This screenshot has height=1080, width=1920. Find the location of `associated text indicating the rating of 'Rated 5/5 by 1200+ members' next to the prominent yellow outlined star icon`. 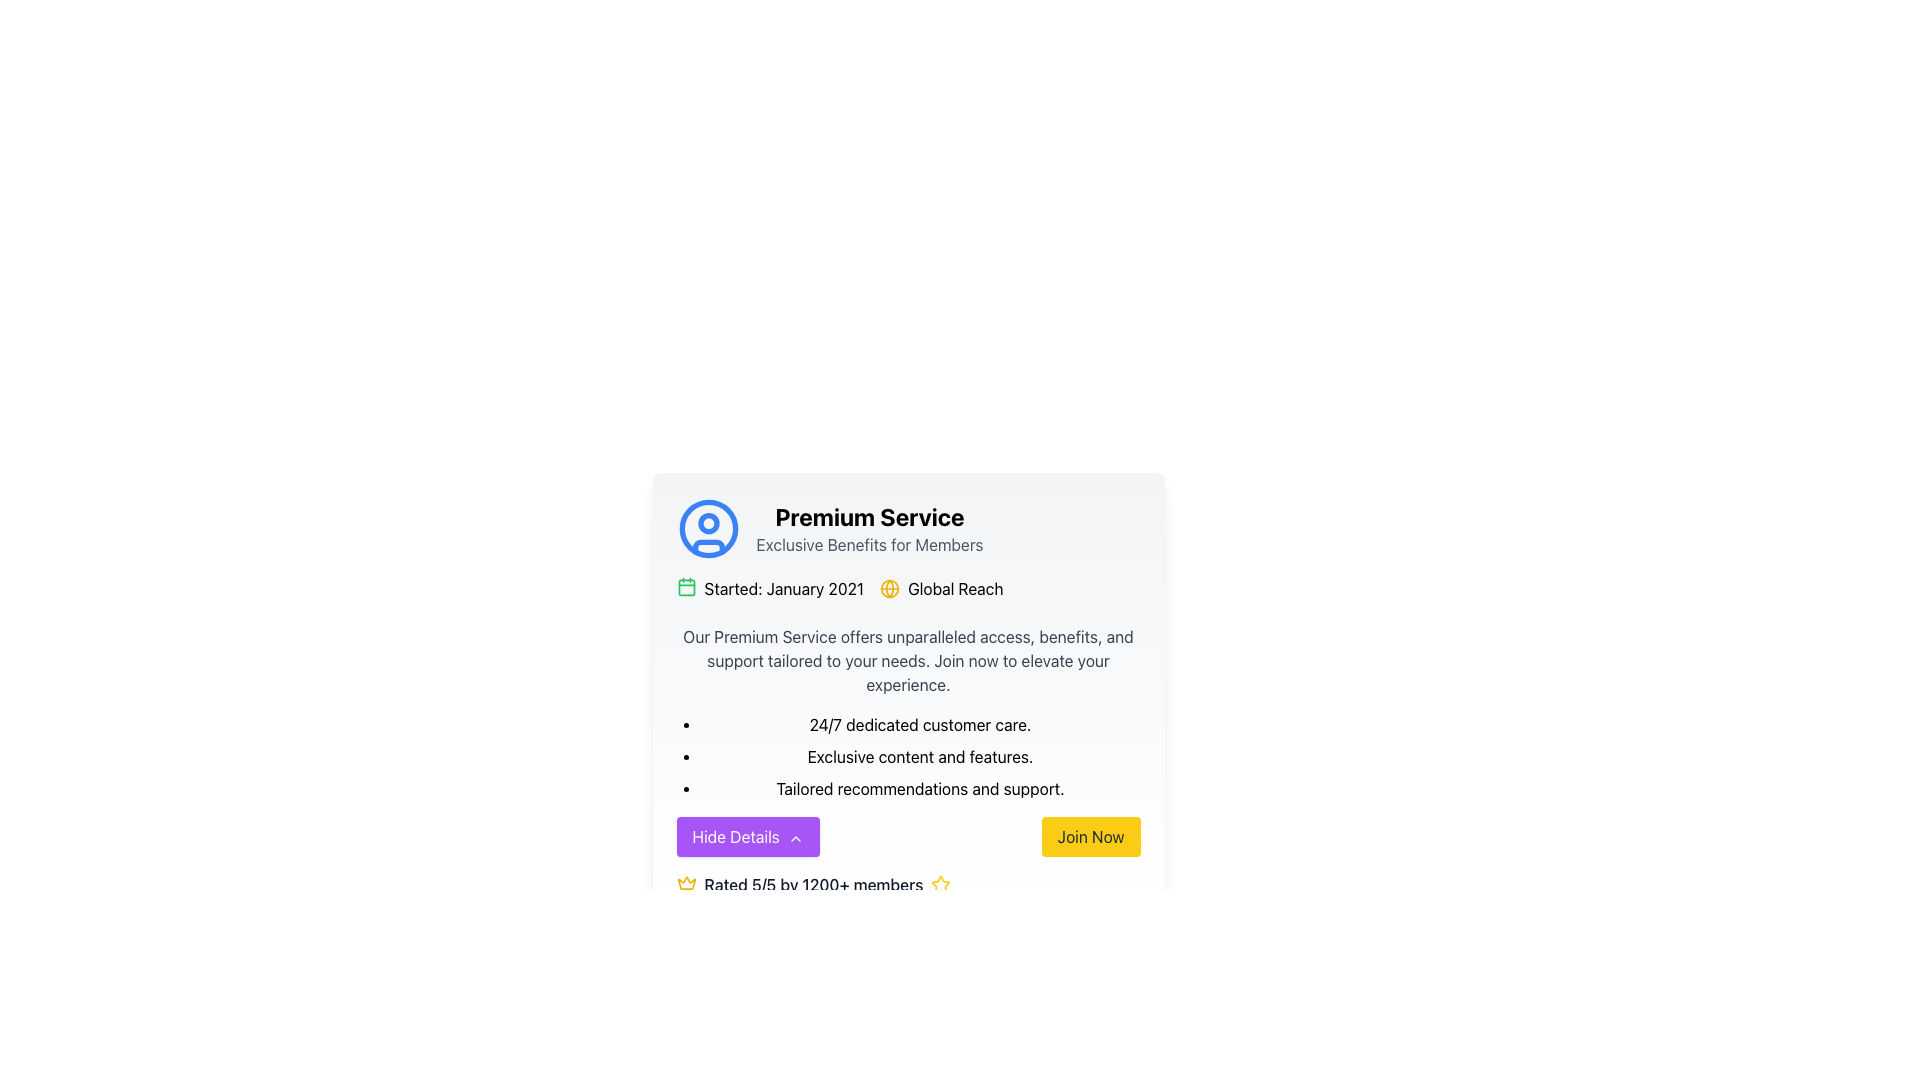

associated text indicating the rating of 'Rated 5/5 by 1200+ members' next to the prominent yellow outlined star icon is located at coordinates (940, 883).